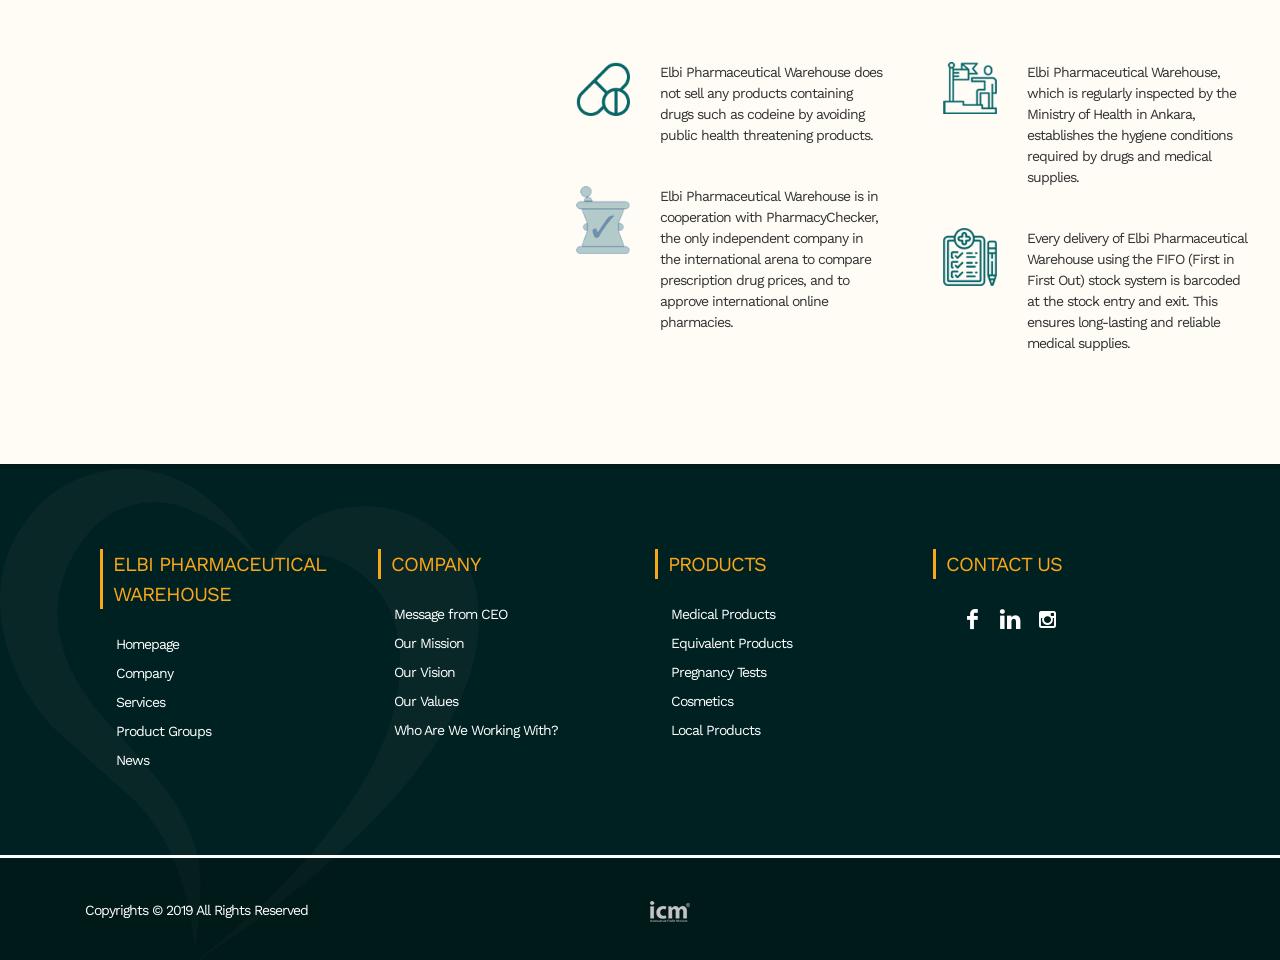 The image size is (1280, 960). Describe the element at coordinates (163, 728) in the screenshot. I see `'Product Groups'` at that location.